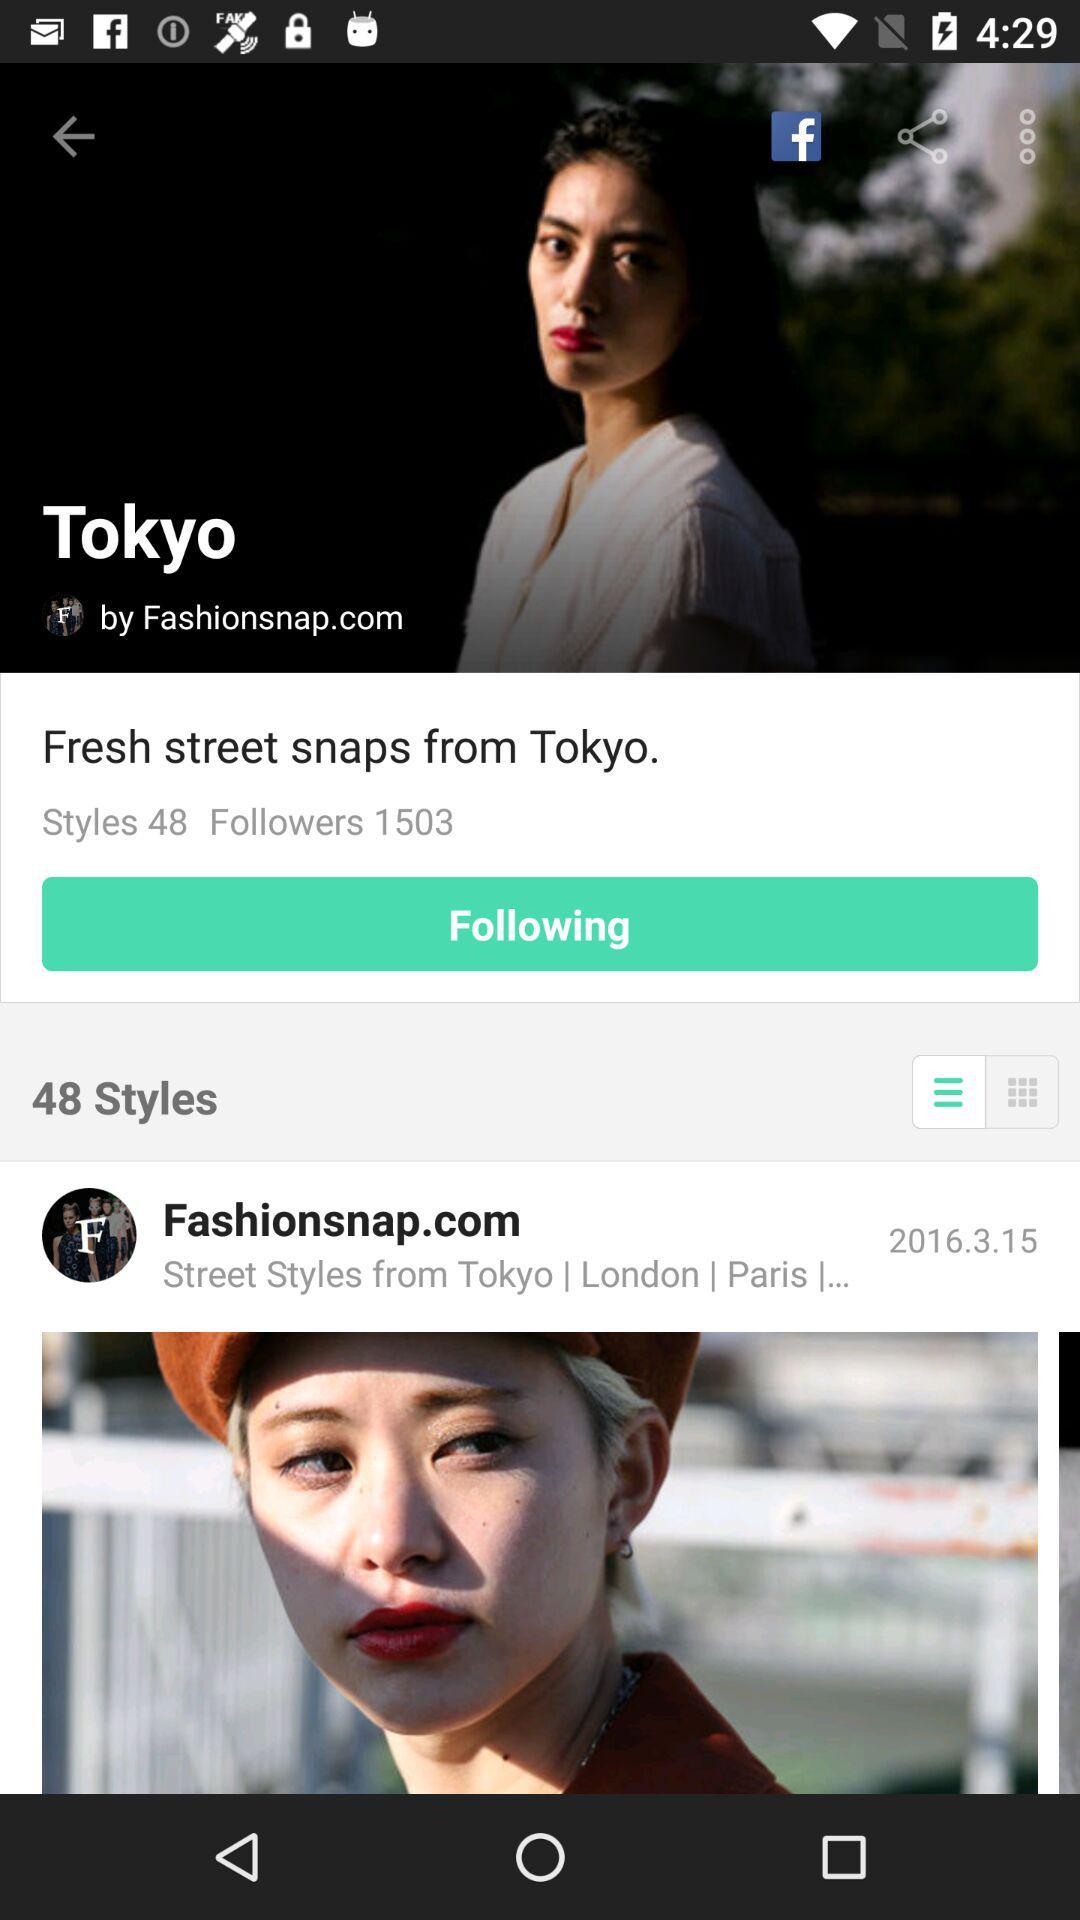 The width and height of the screenshot is (1080, 1920). I want to click on the icon next to 48 styles icon, so click(947, 1090).